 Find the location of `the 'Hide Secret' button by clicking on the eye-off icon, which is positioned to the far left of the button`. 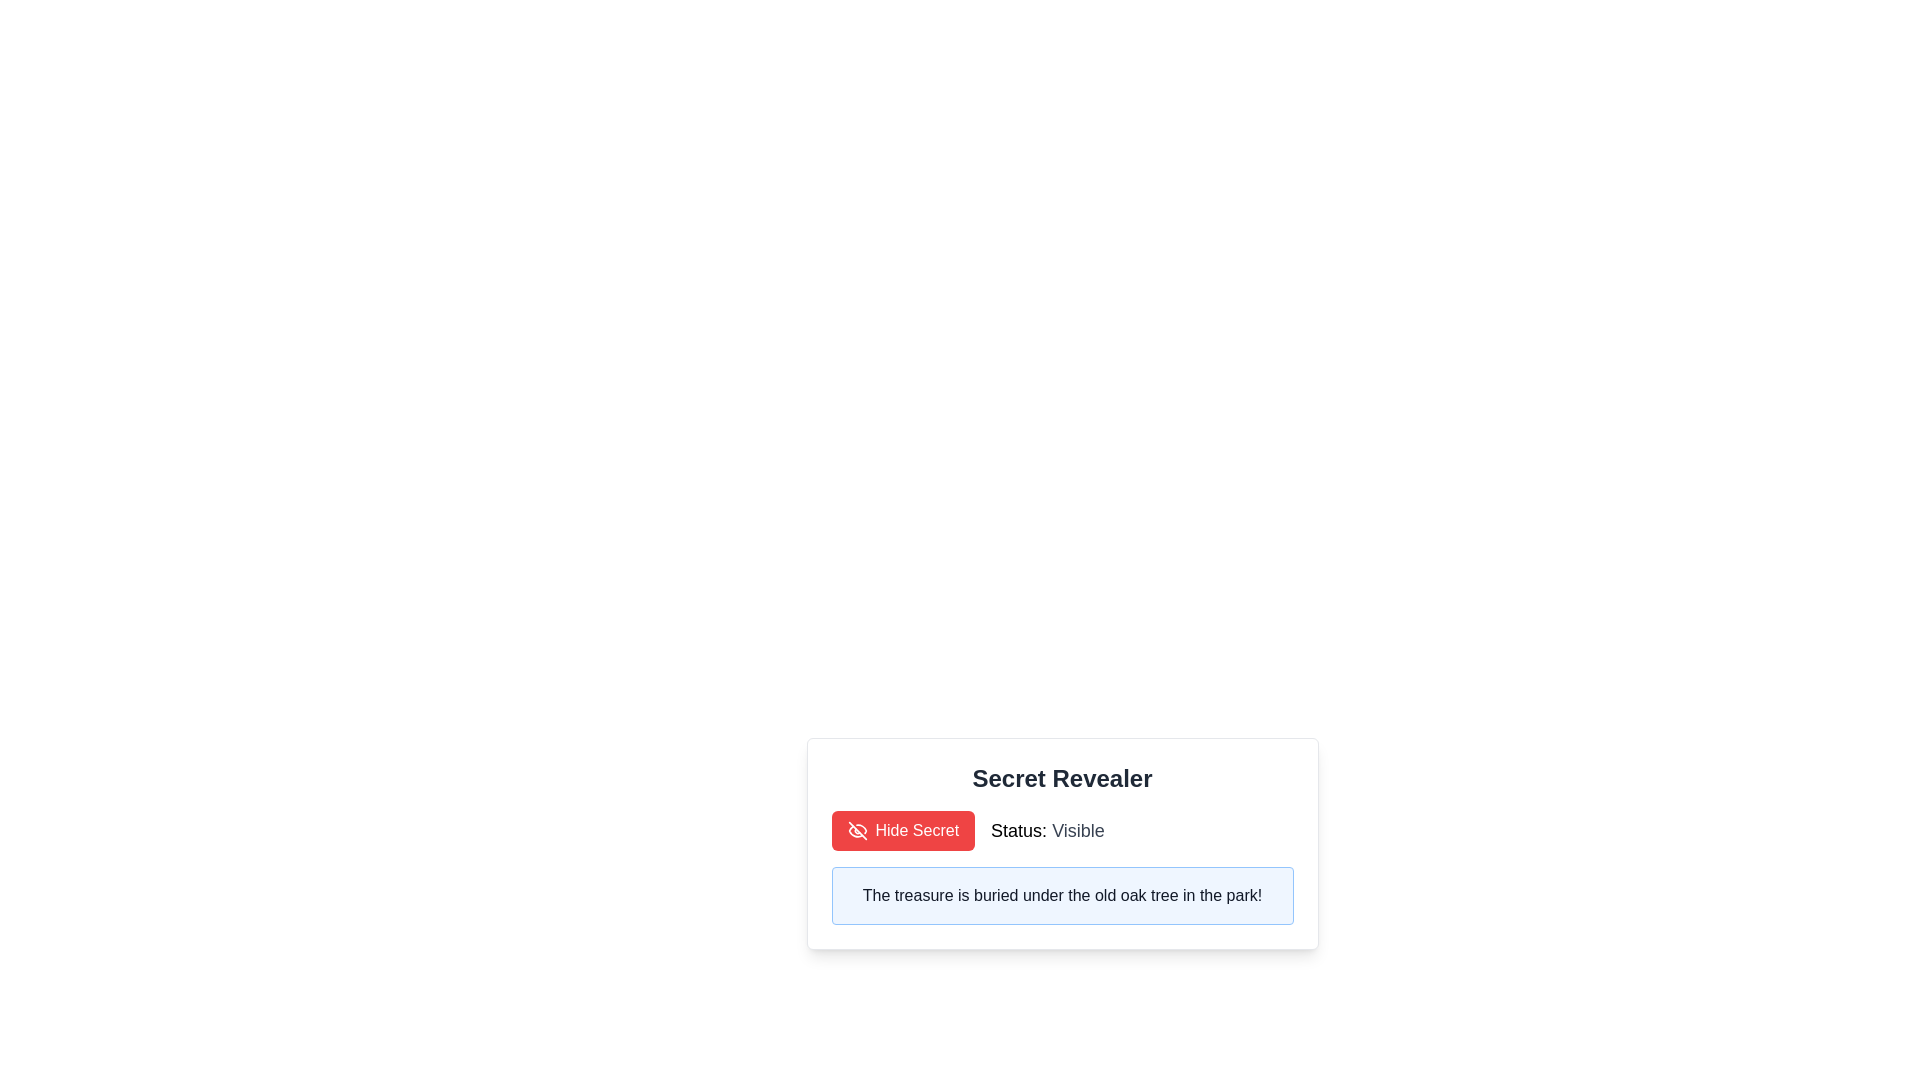

the 'Hide Secret' button by clicking on the eye-off icon, which is positioned to the far left of the button is located at coordinates (857, 830).